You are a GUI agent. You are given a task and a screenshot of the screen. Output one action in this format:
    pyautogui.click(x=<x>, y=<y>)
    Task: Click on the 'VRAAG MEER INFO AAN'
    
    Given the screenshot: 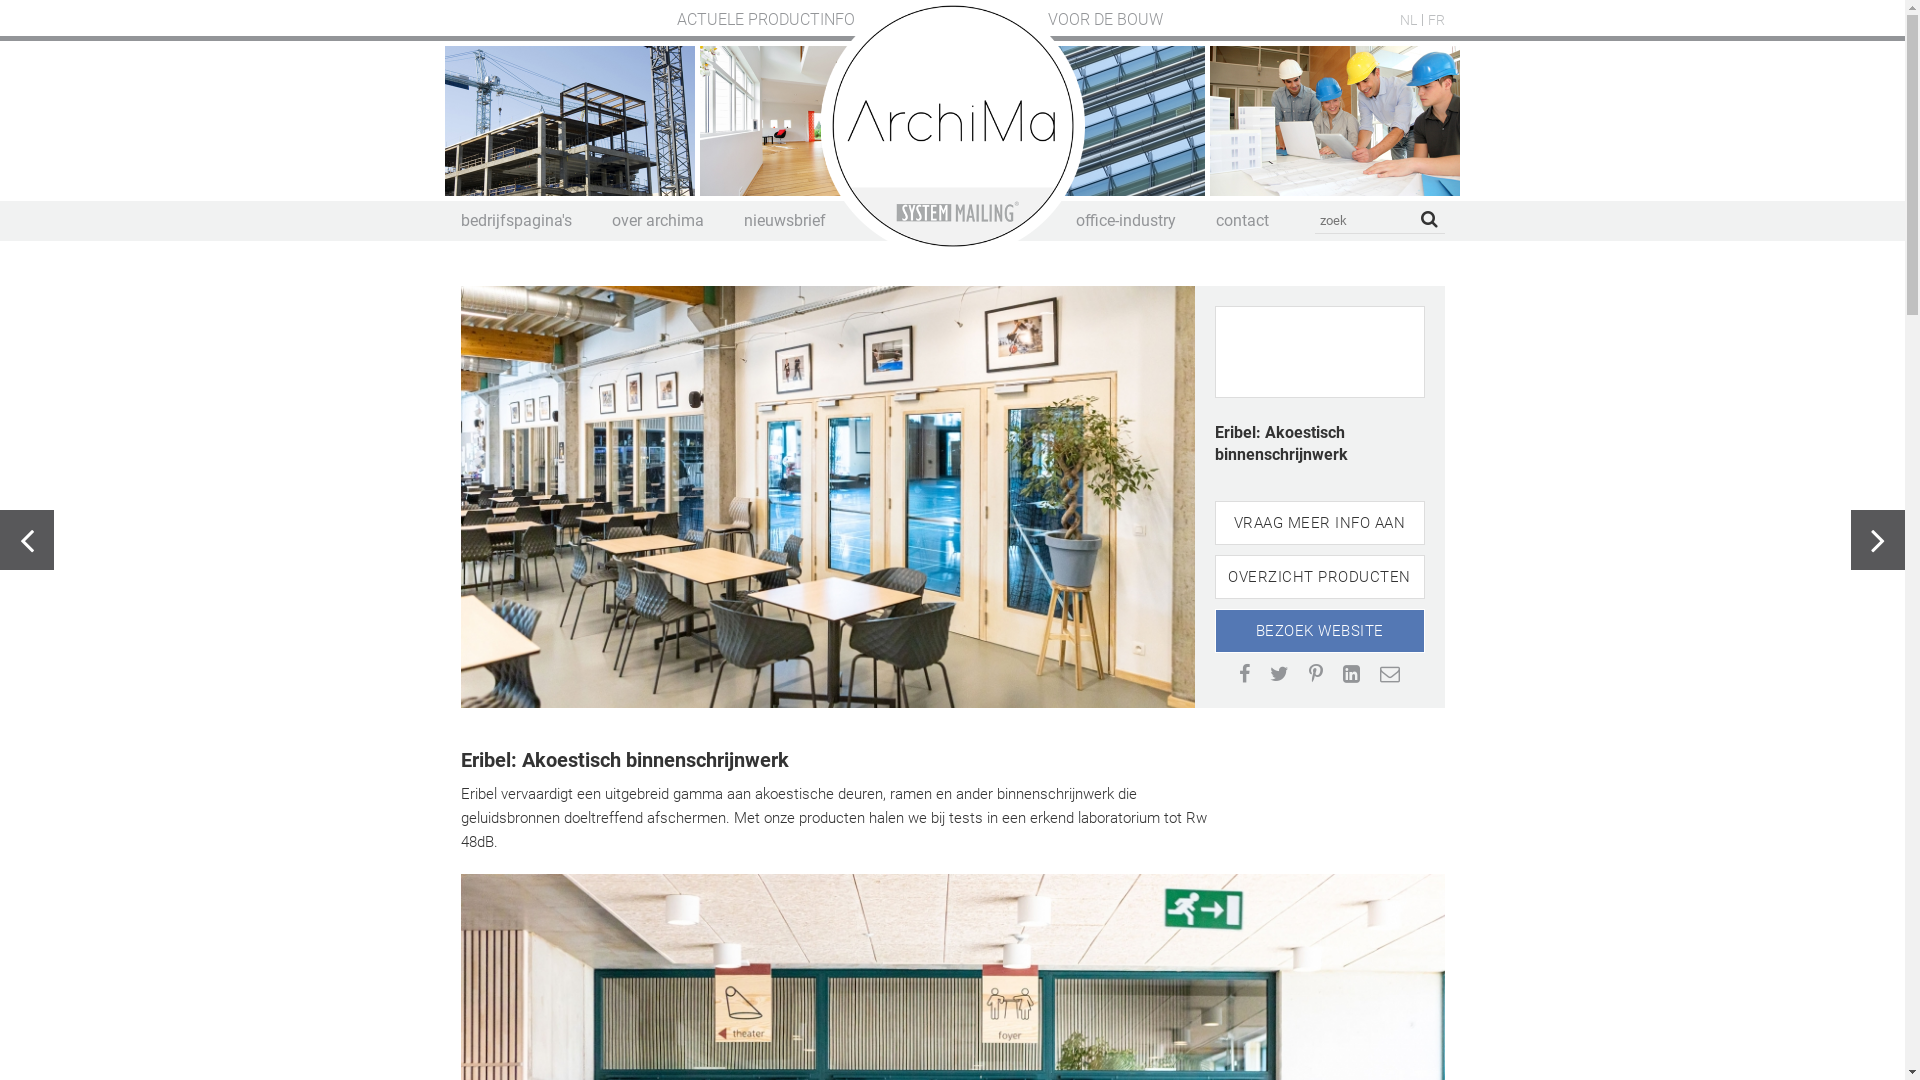 What is the action you would take?
    pyautogui.click(x=1319, y=522)
    